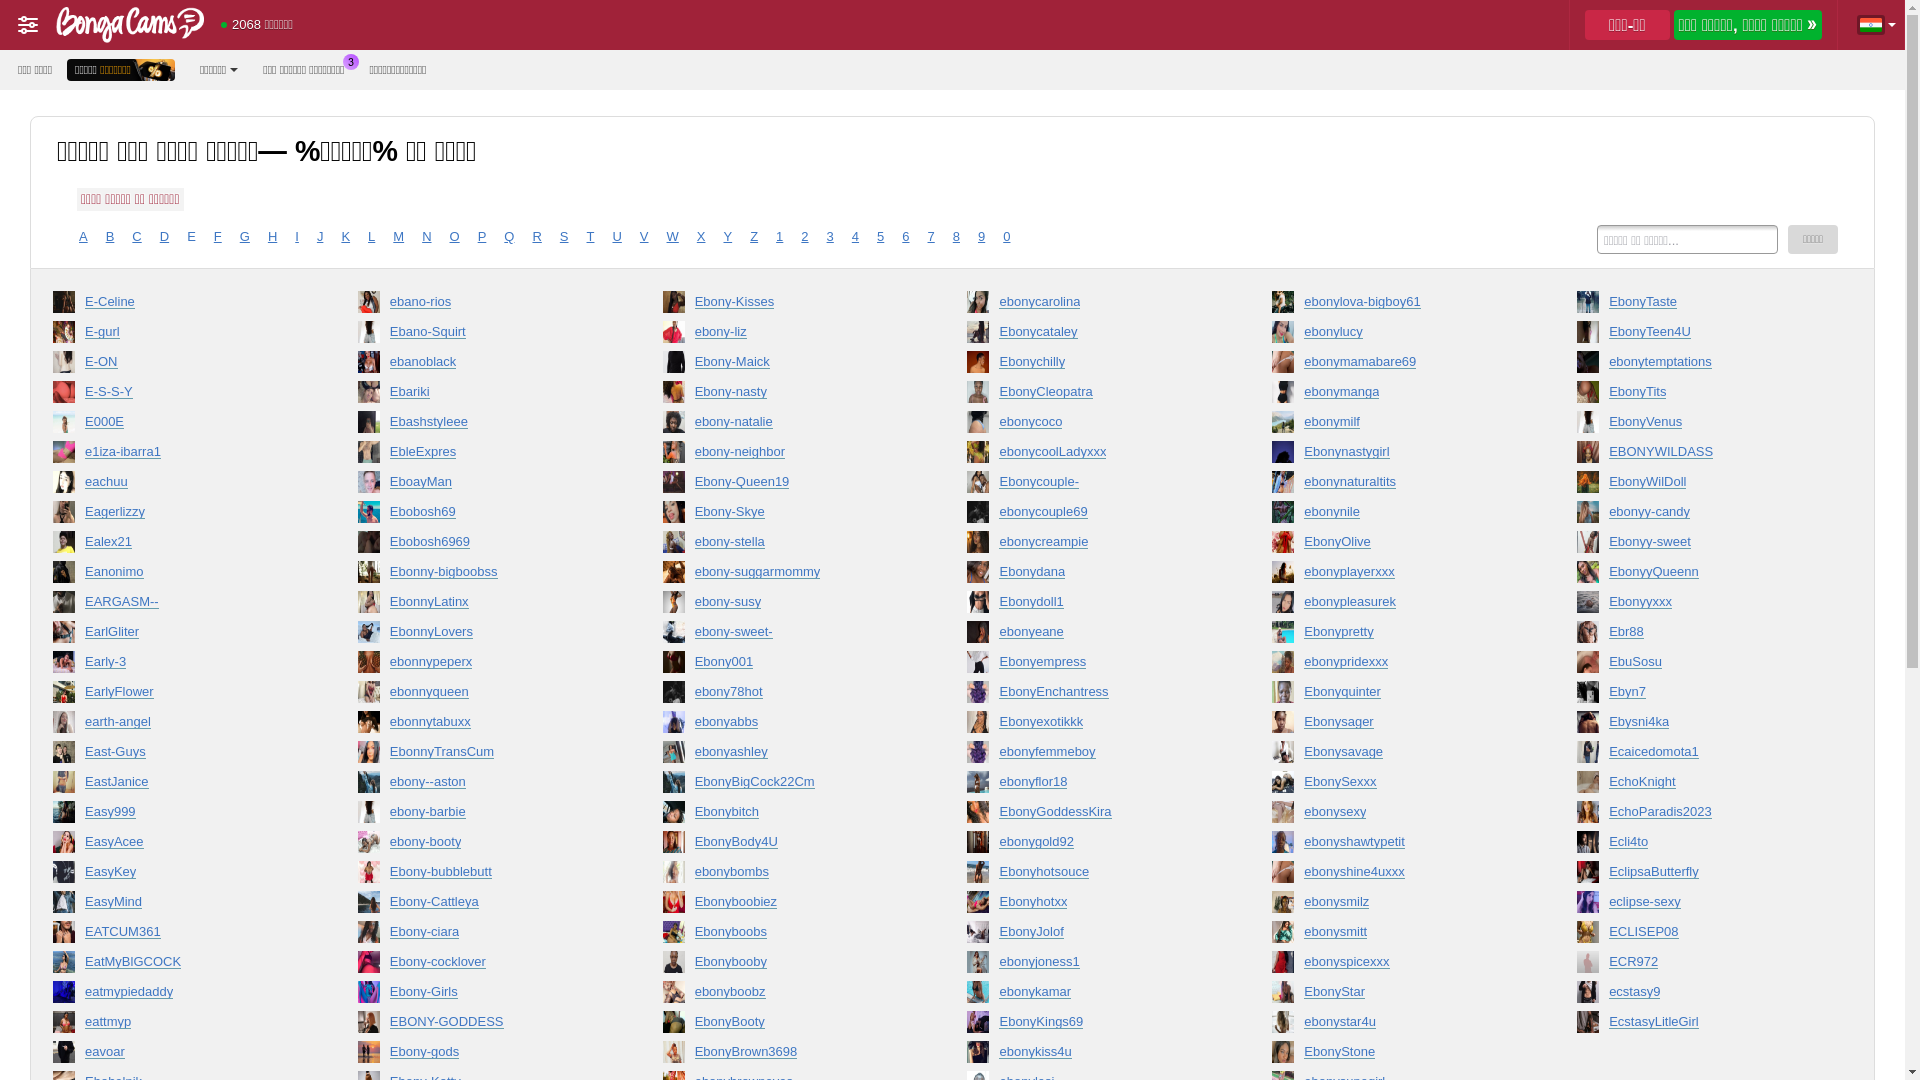 The image size is (1920, 1080). What do you see at coordinates (1699, 636) in the screenshot?
I see `'Ebr88'` at bounding box center [1699, 636].